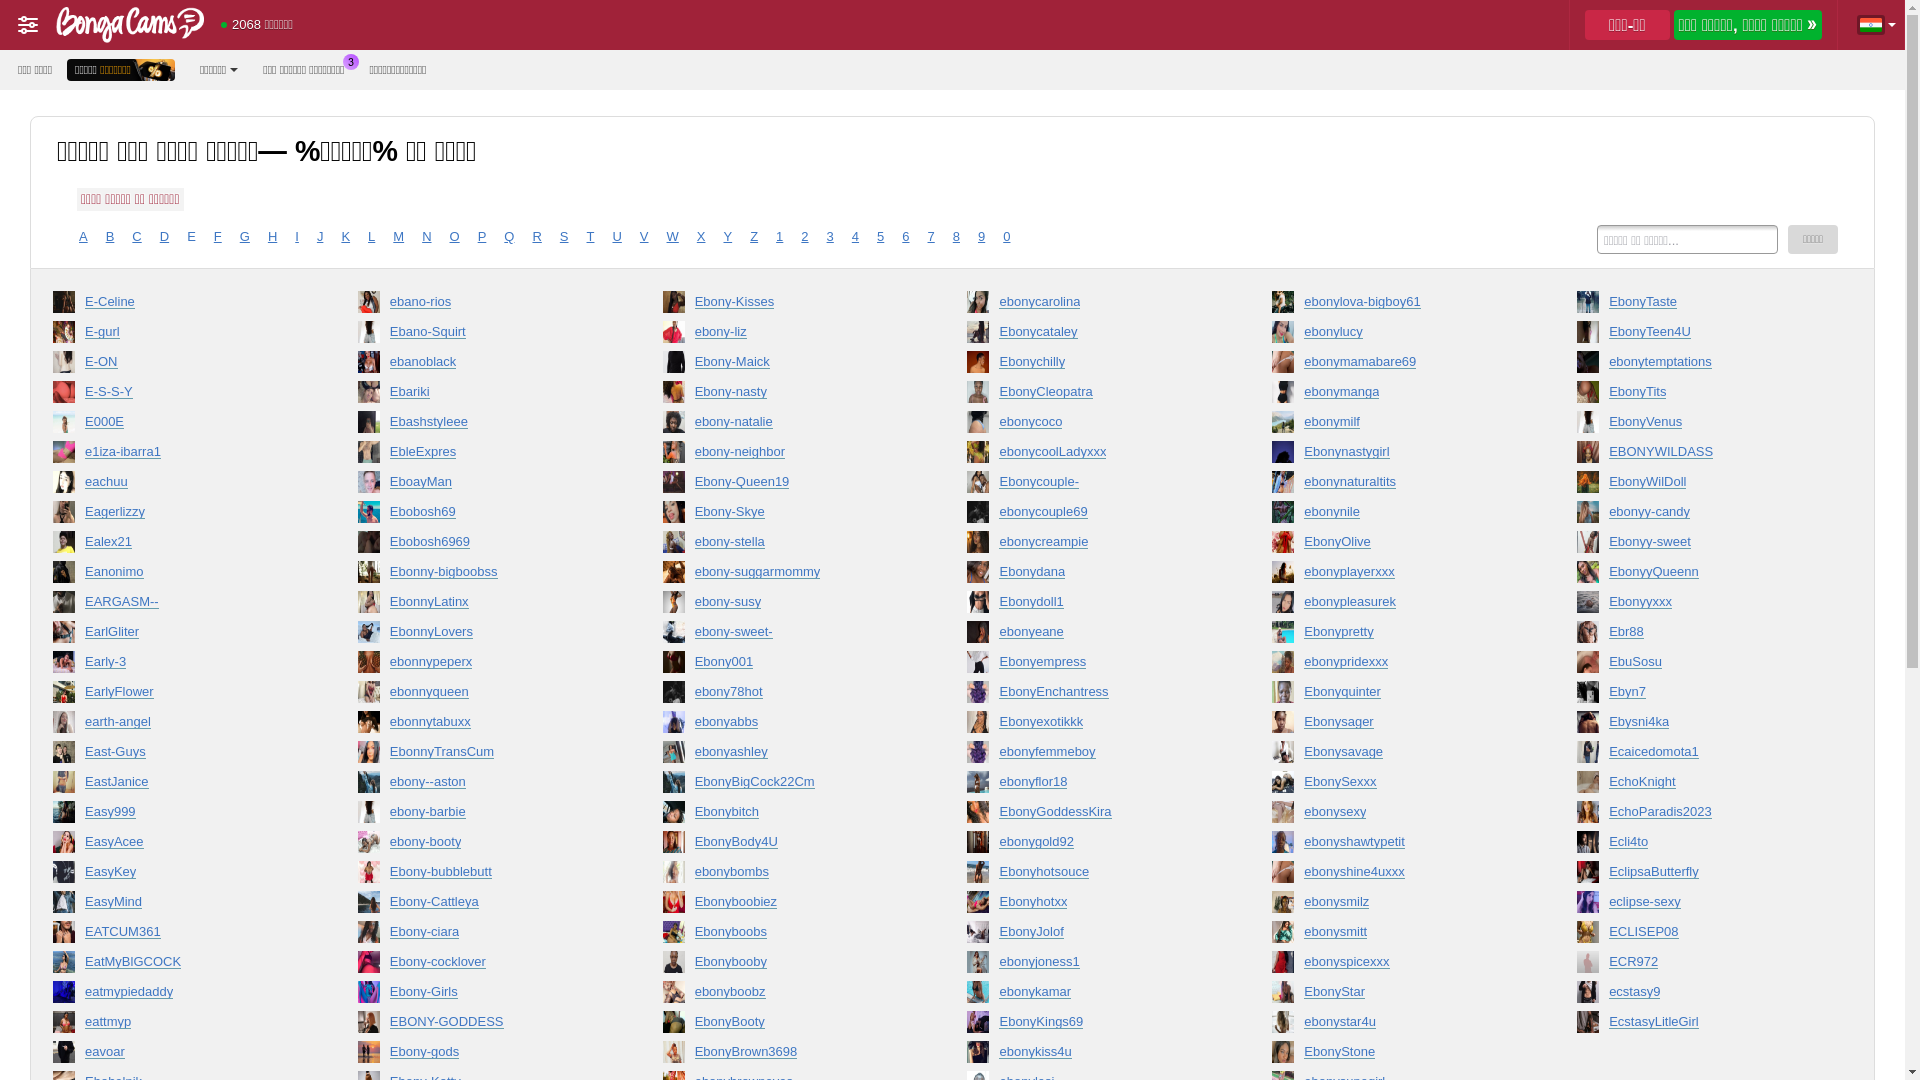 The image size is (1920, 1080). What do you see at coordinates (1699, 636) in the screenshot?
I see `'Ebr88'` at bounding box center [1699, 636].